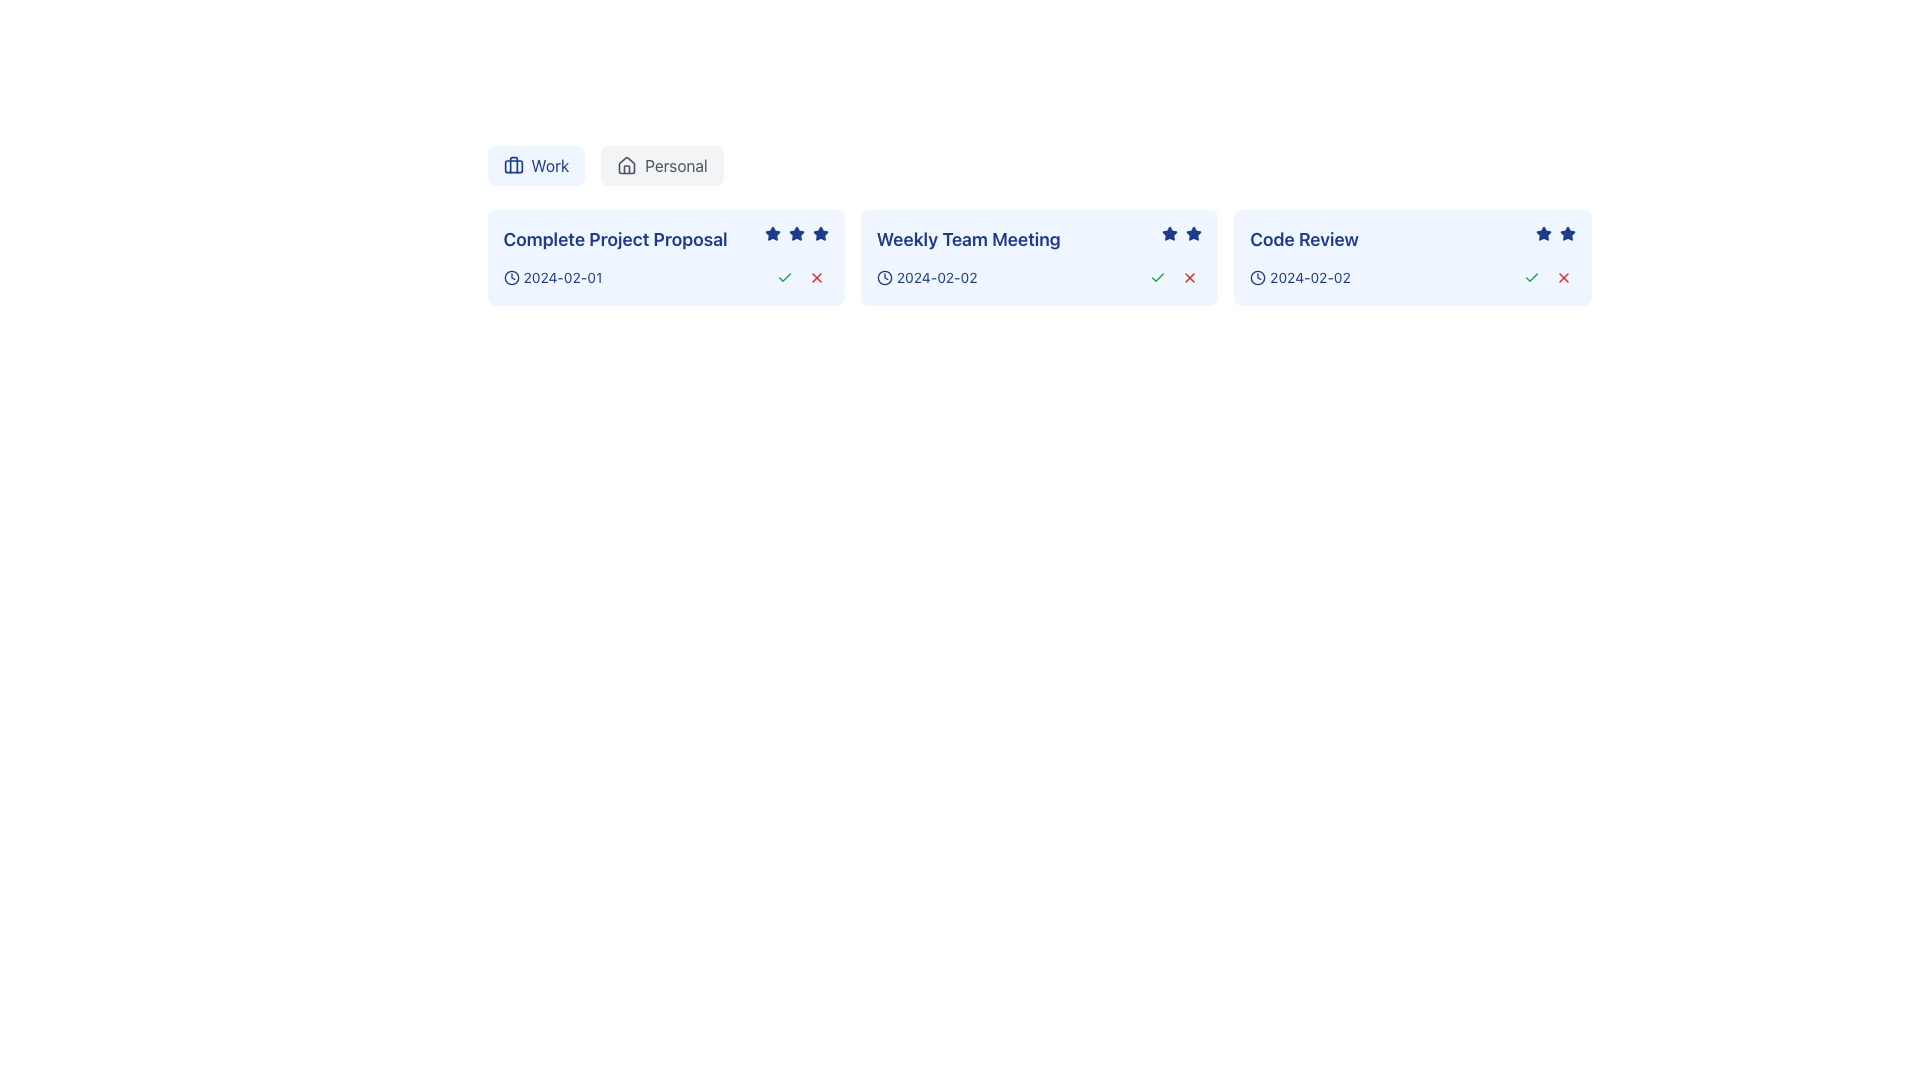 The height and width of the screenshot is (1080, 1920). Describe the element at coordinates (820, 233) in the screenshot. I see `the fifth star-shaped icon in a horizontal series within a flexbox layout, which is likely used to mark an item as notable or indicate a priority status` at that location.